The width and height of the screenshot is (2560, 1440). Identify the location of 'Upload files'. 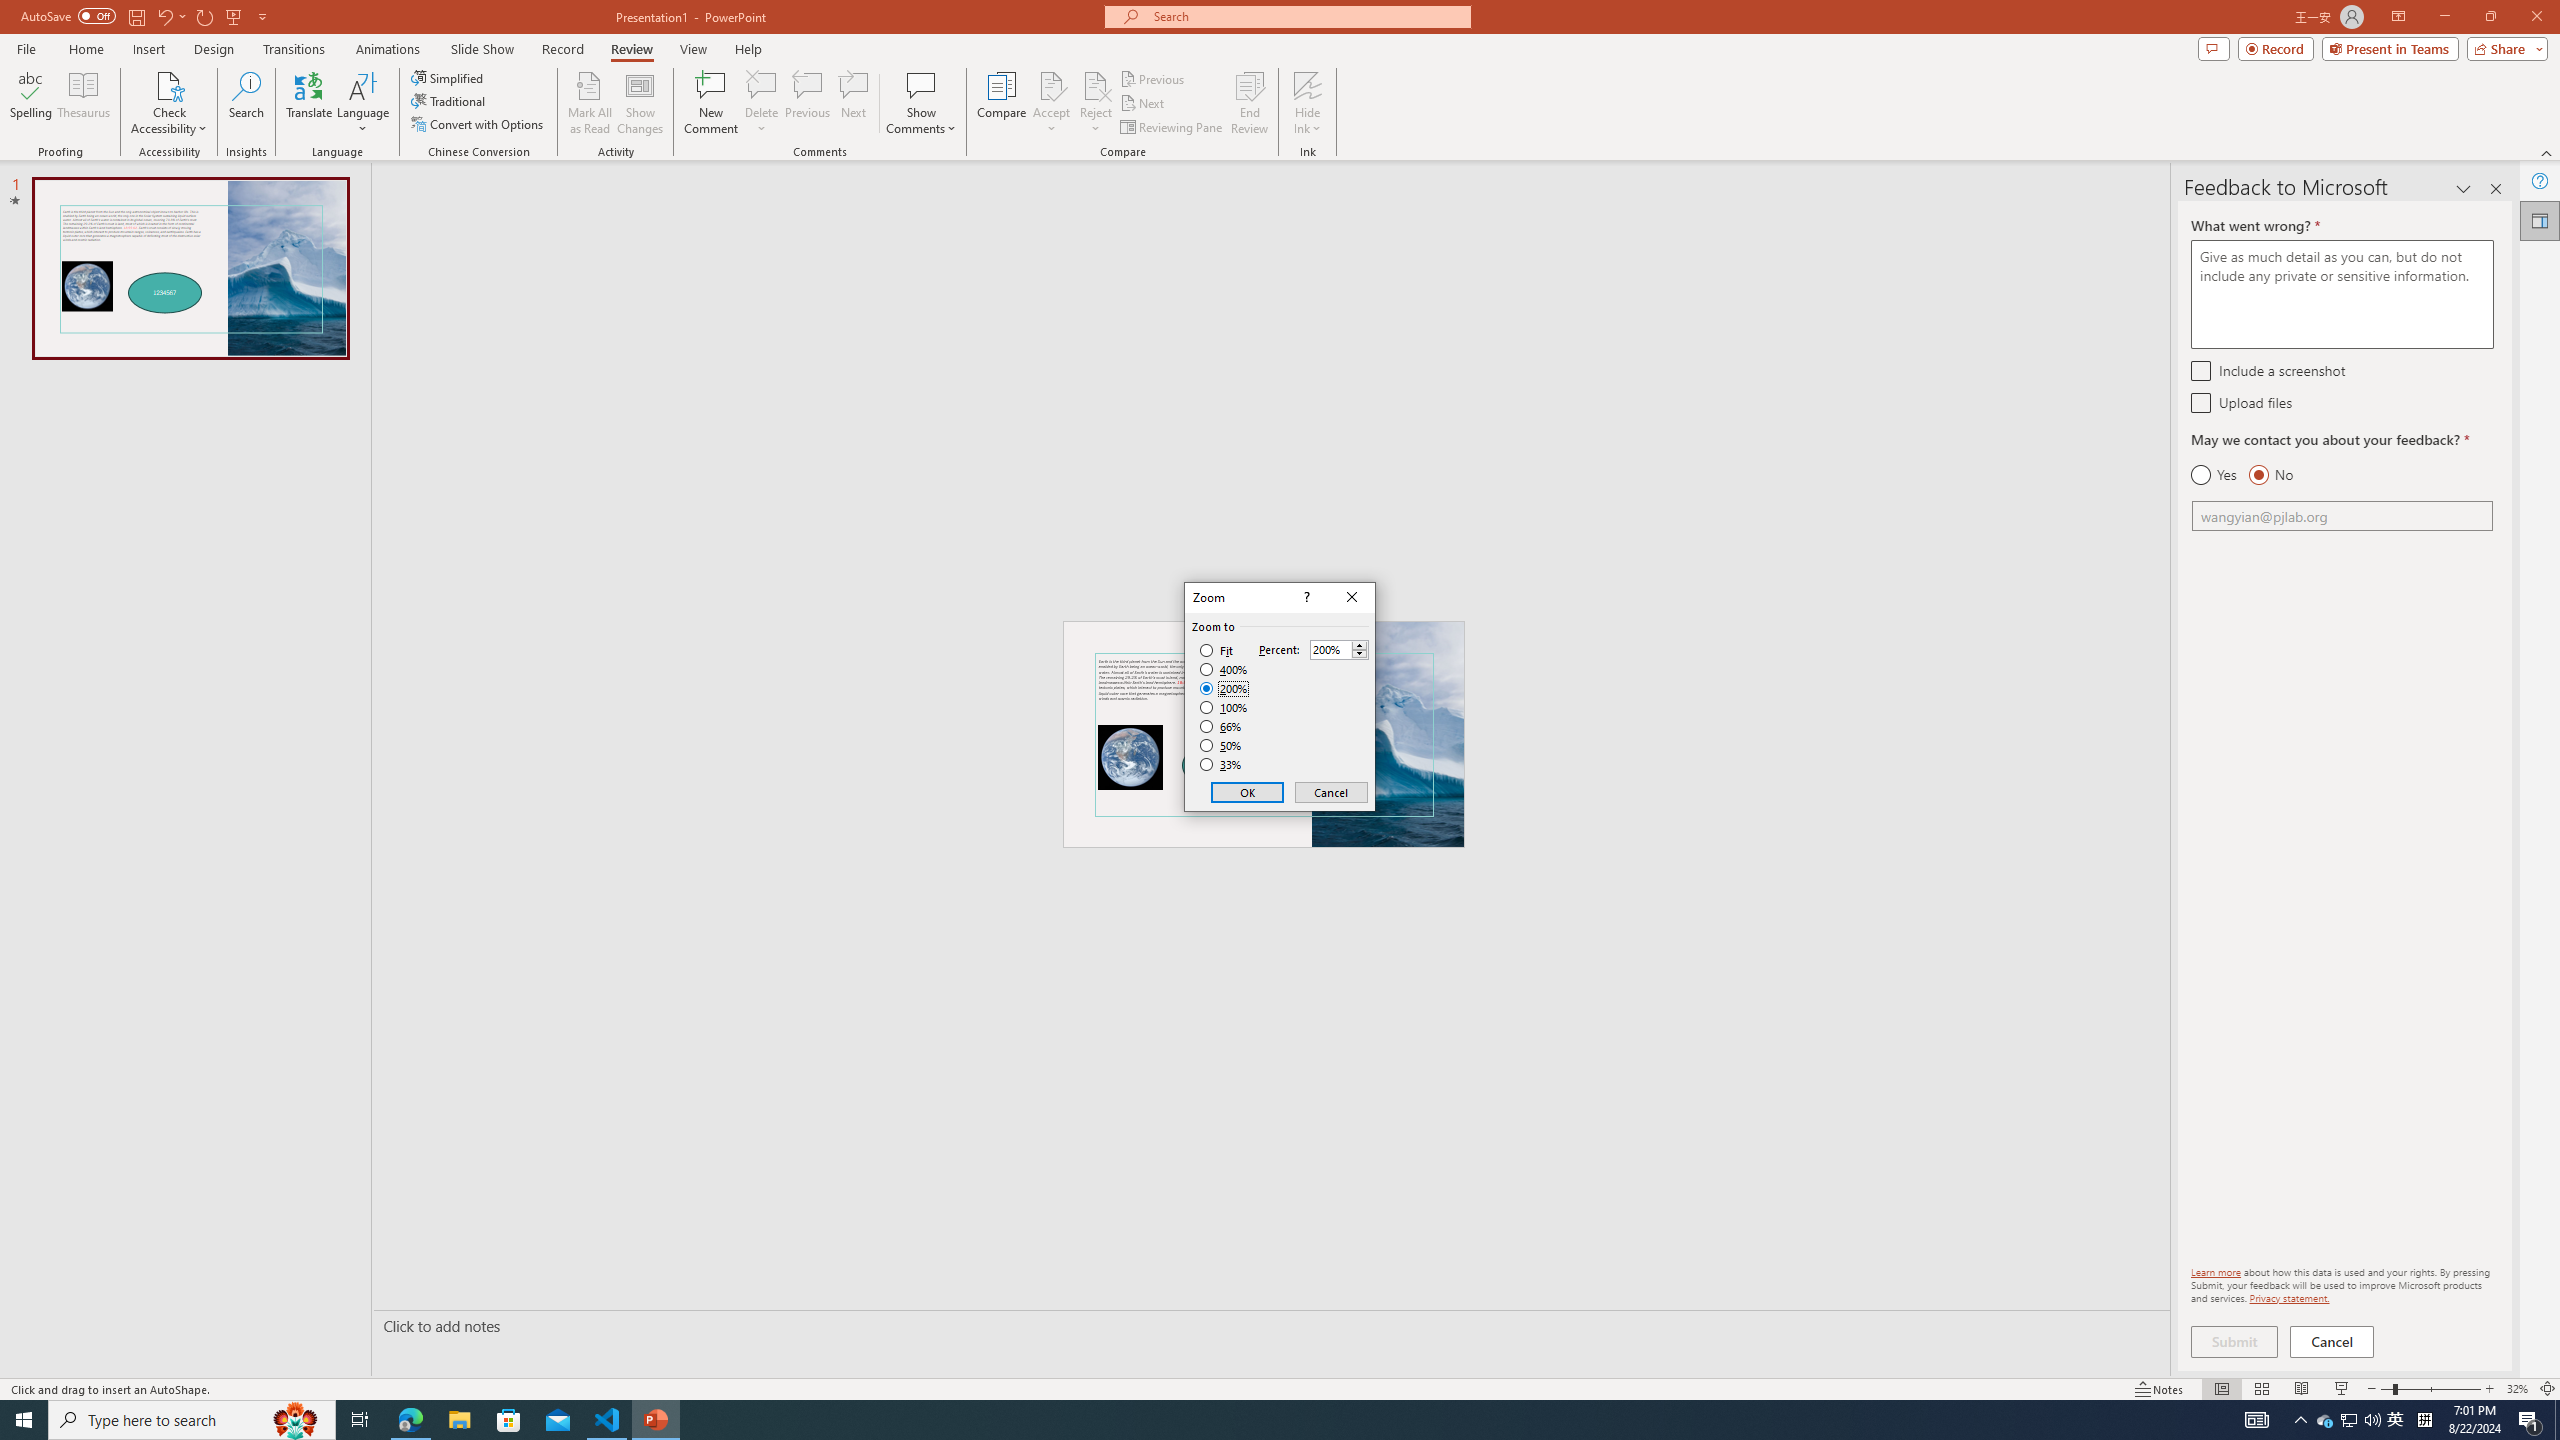
(2200, 402).